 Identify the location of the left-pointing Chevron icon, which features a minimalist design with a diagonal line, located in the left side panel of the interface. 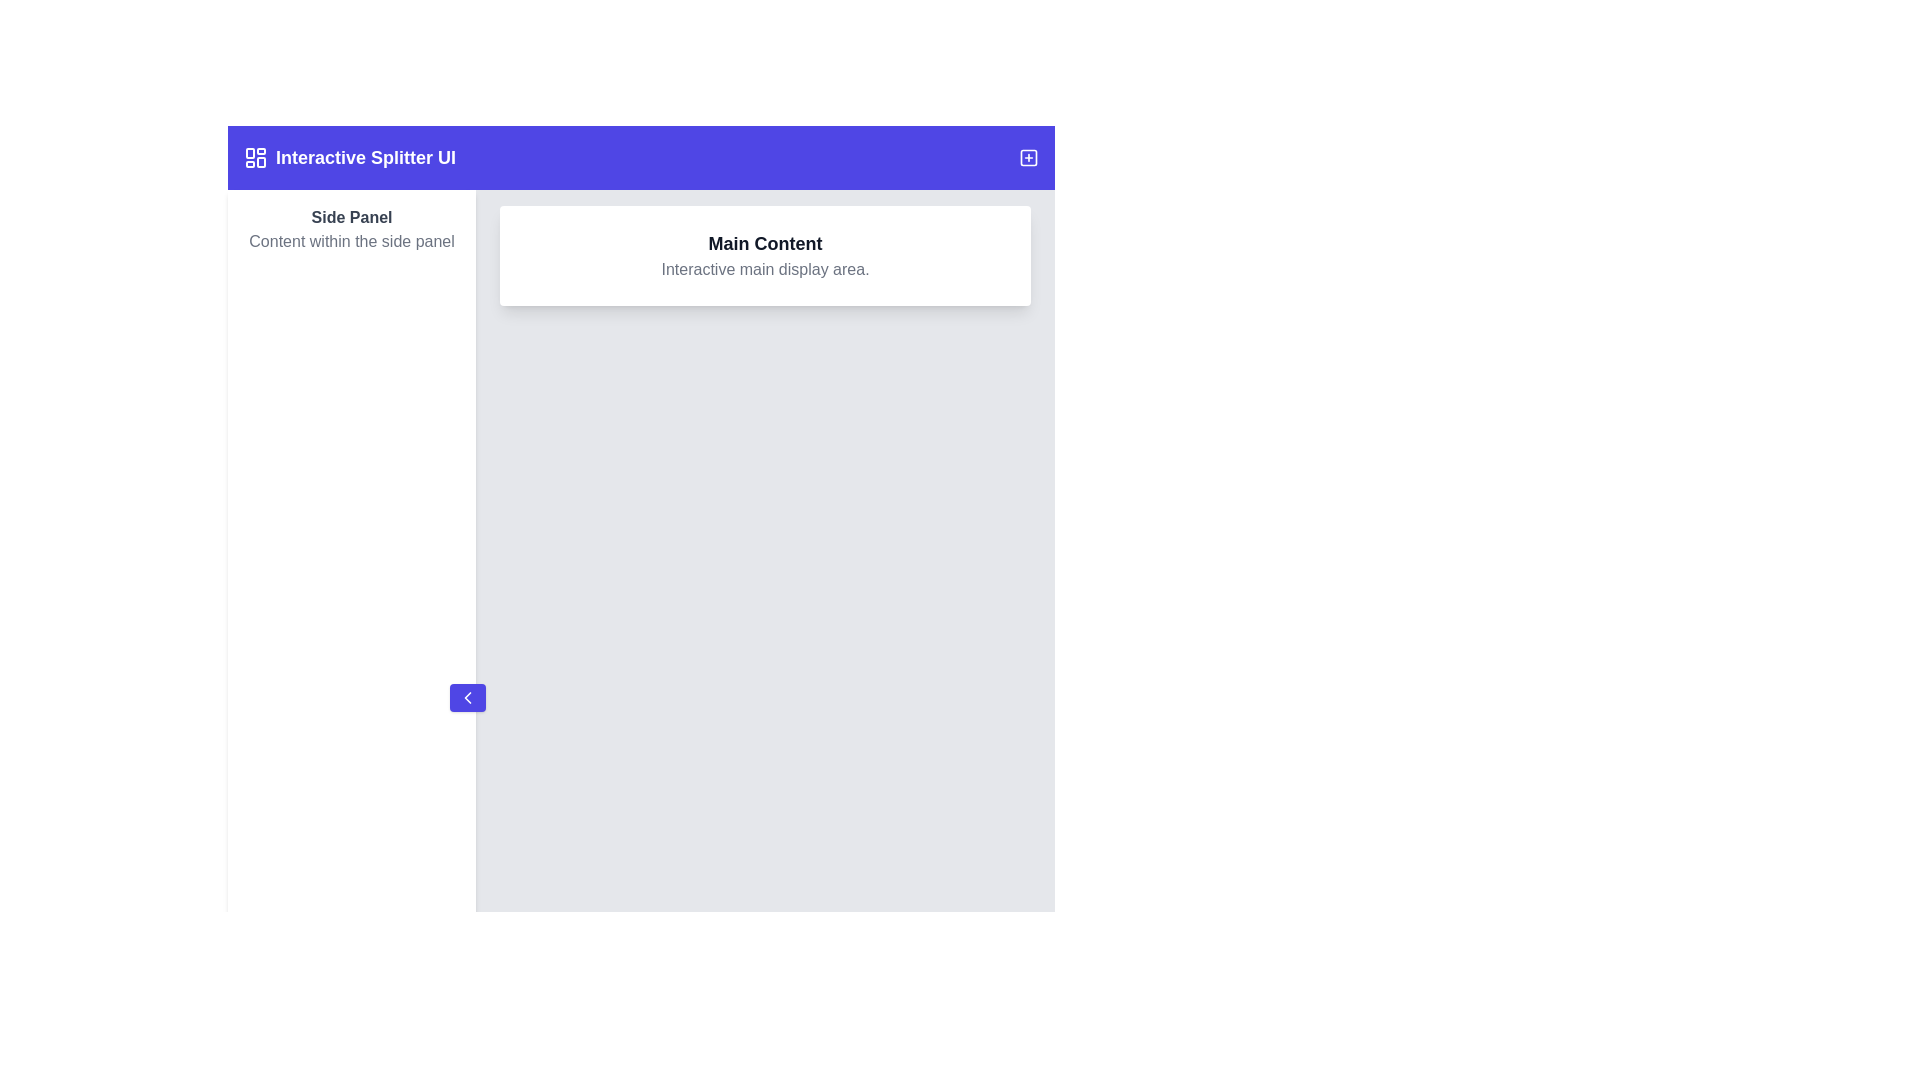
(467, 697).